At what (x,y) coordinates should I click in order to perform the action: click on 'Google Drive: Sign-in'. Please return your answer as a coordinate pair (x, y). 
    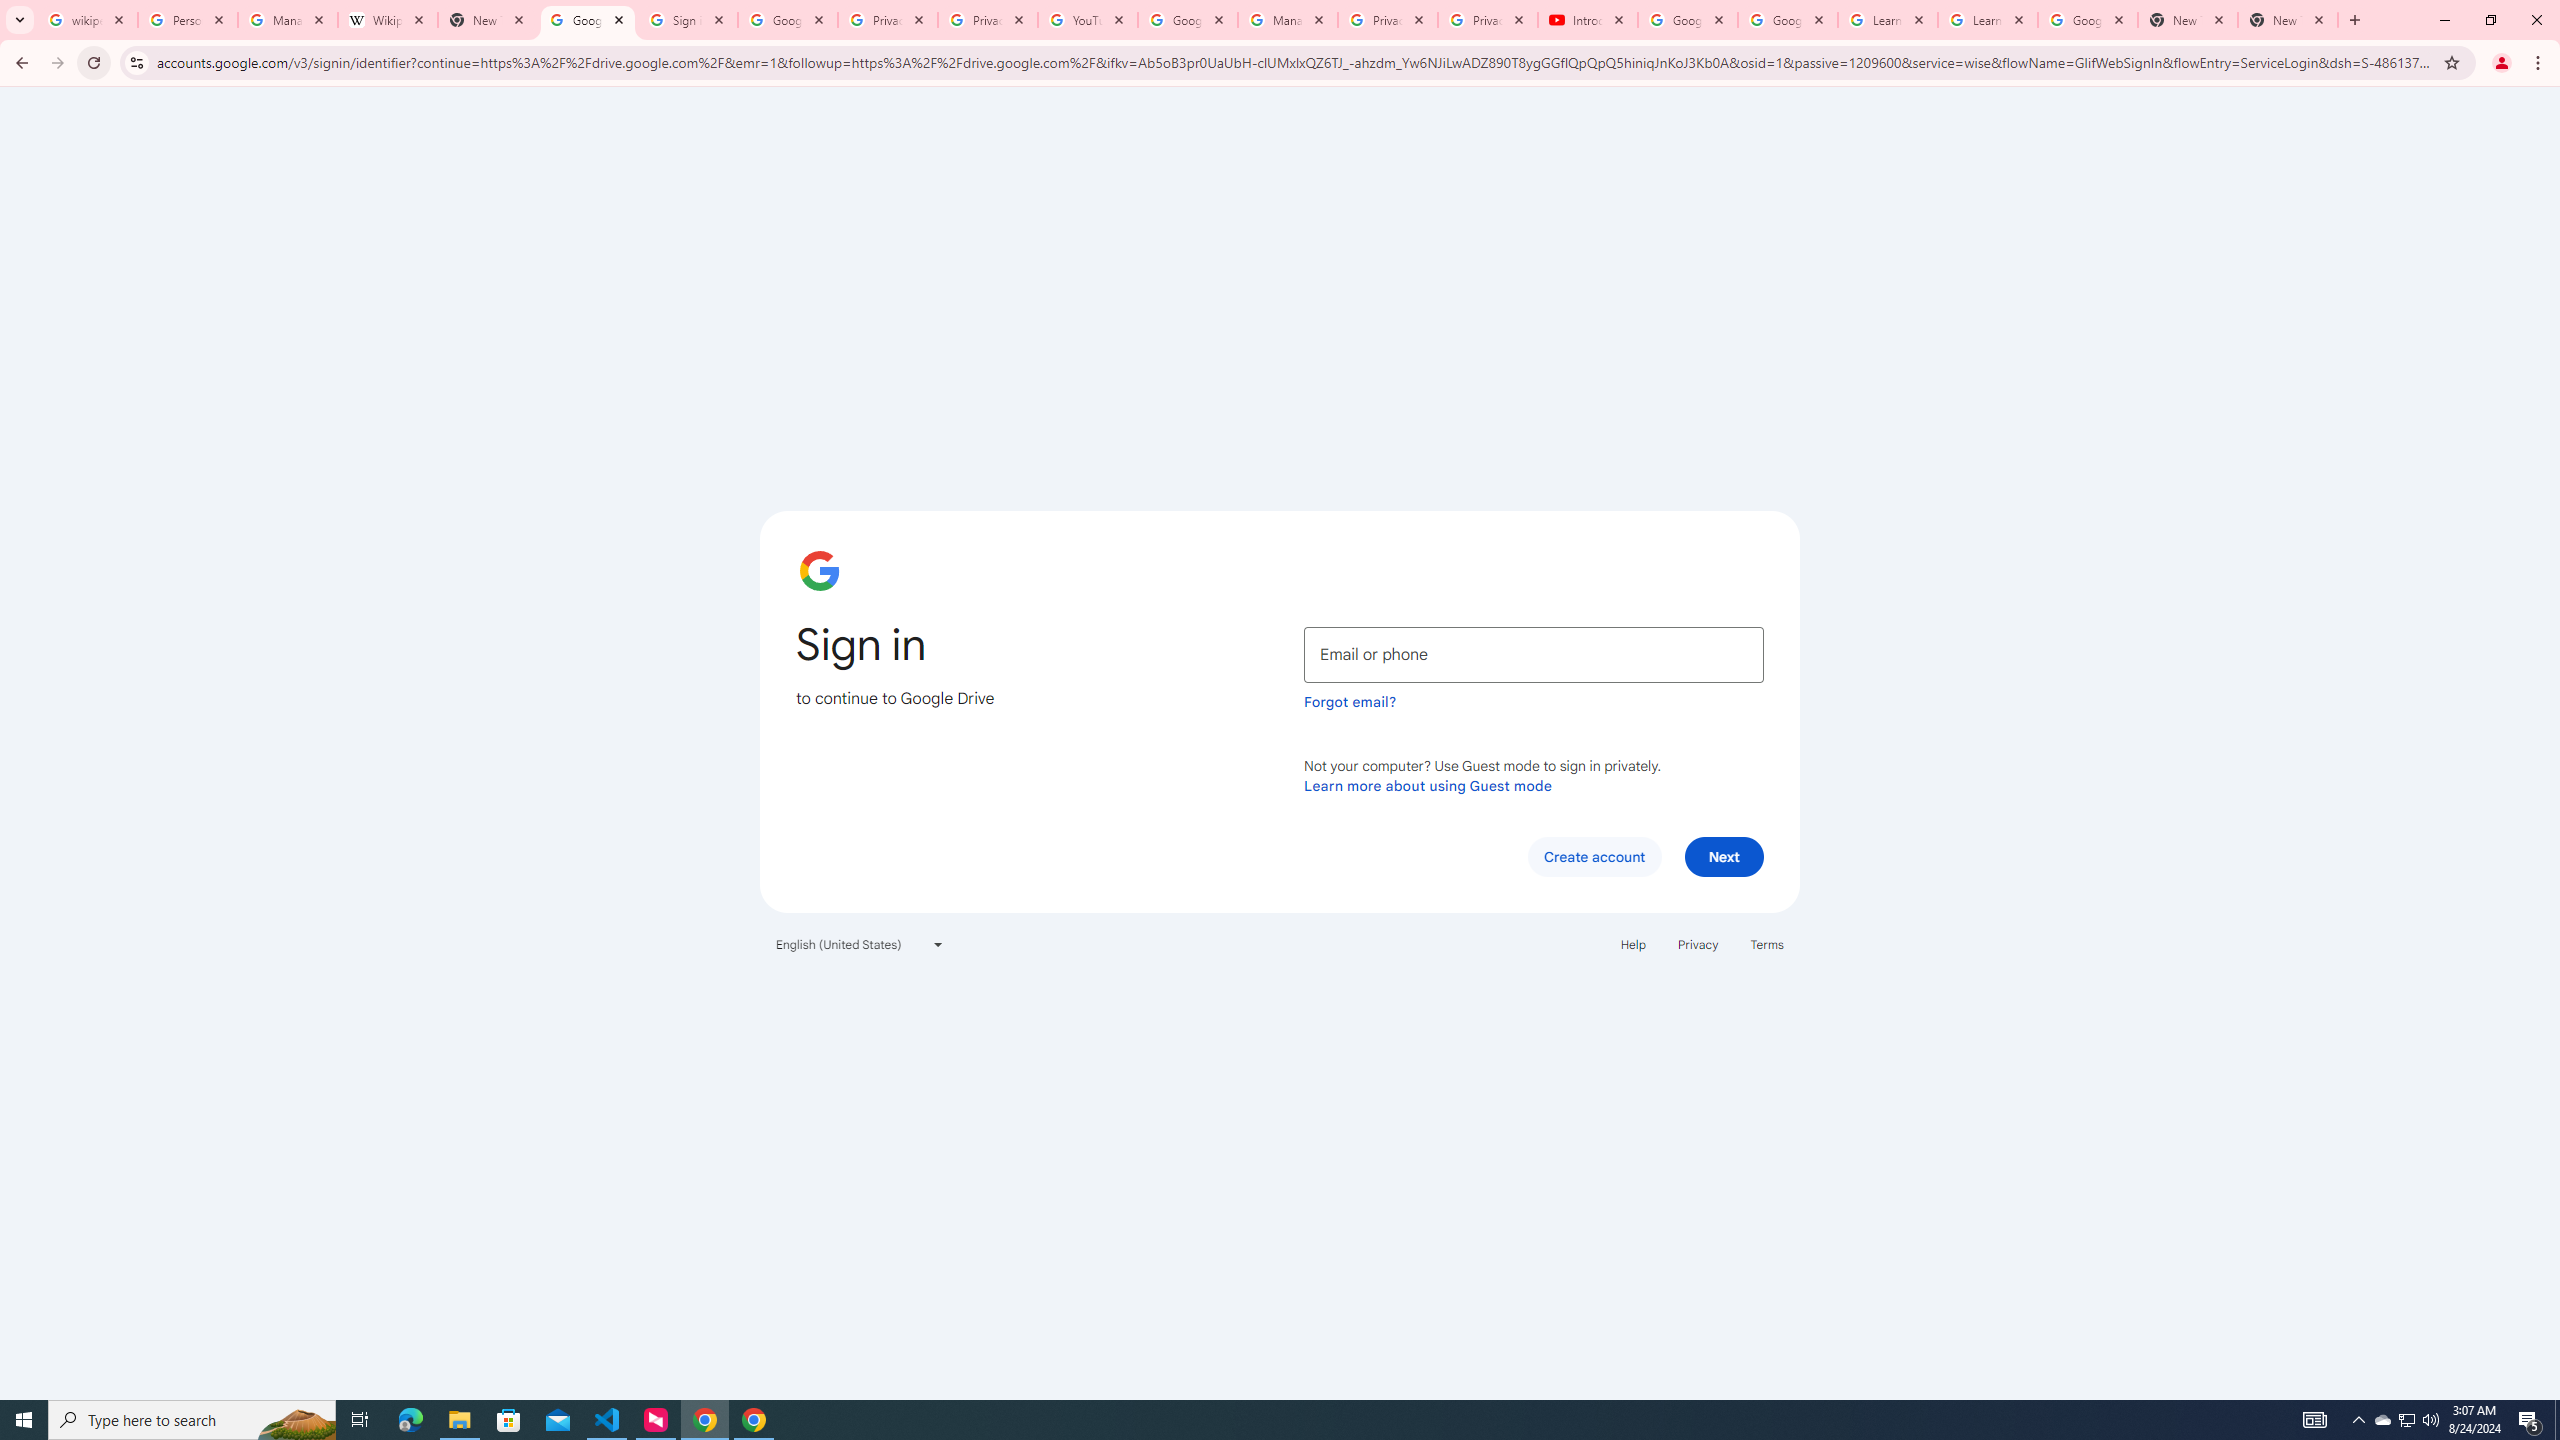
    Looking at the image, I should click on (587, 19).